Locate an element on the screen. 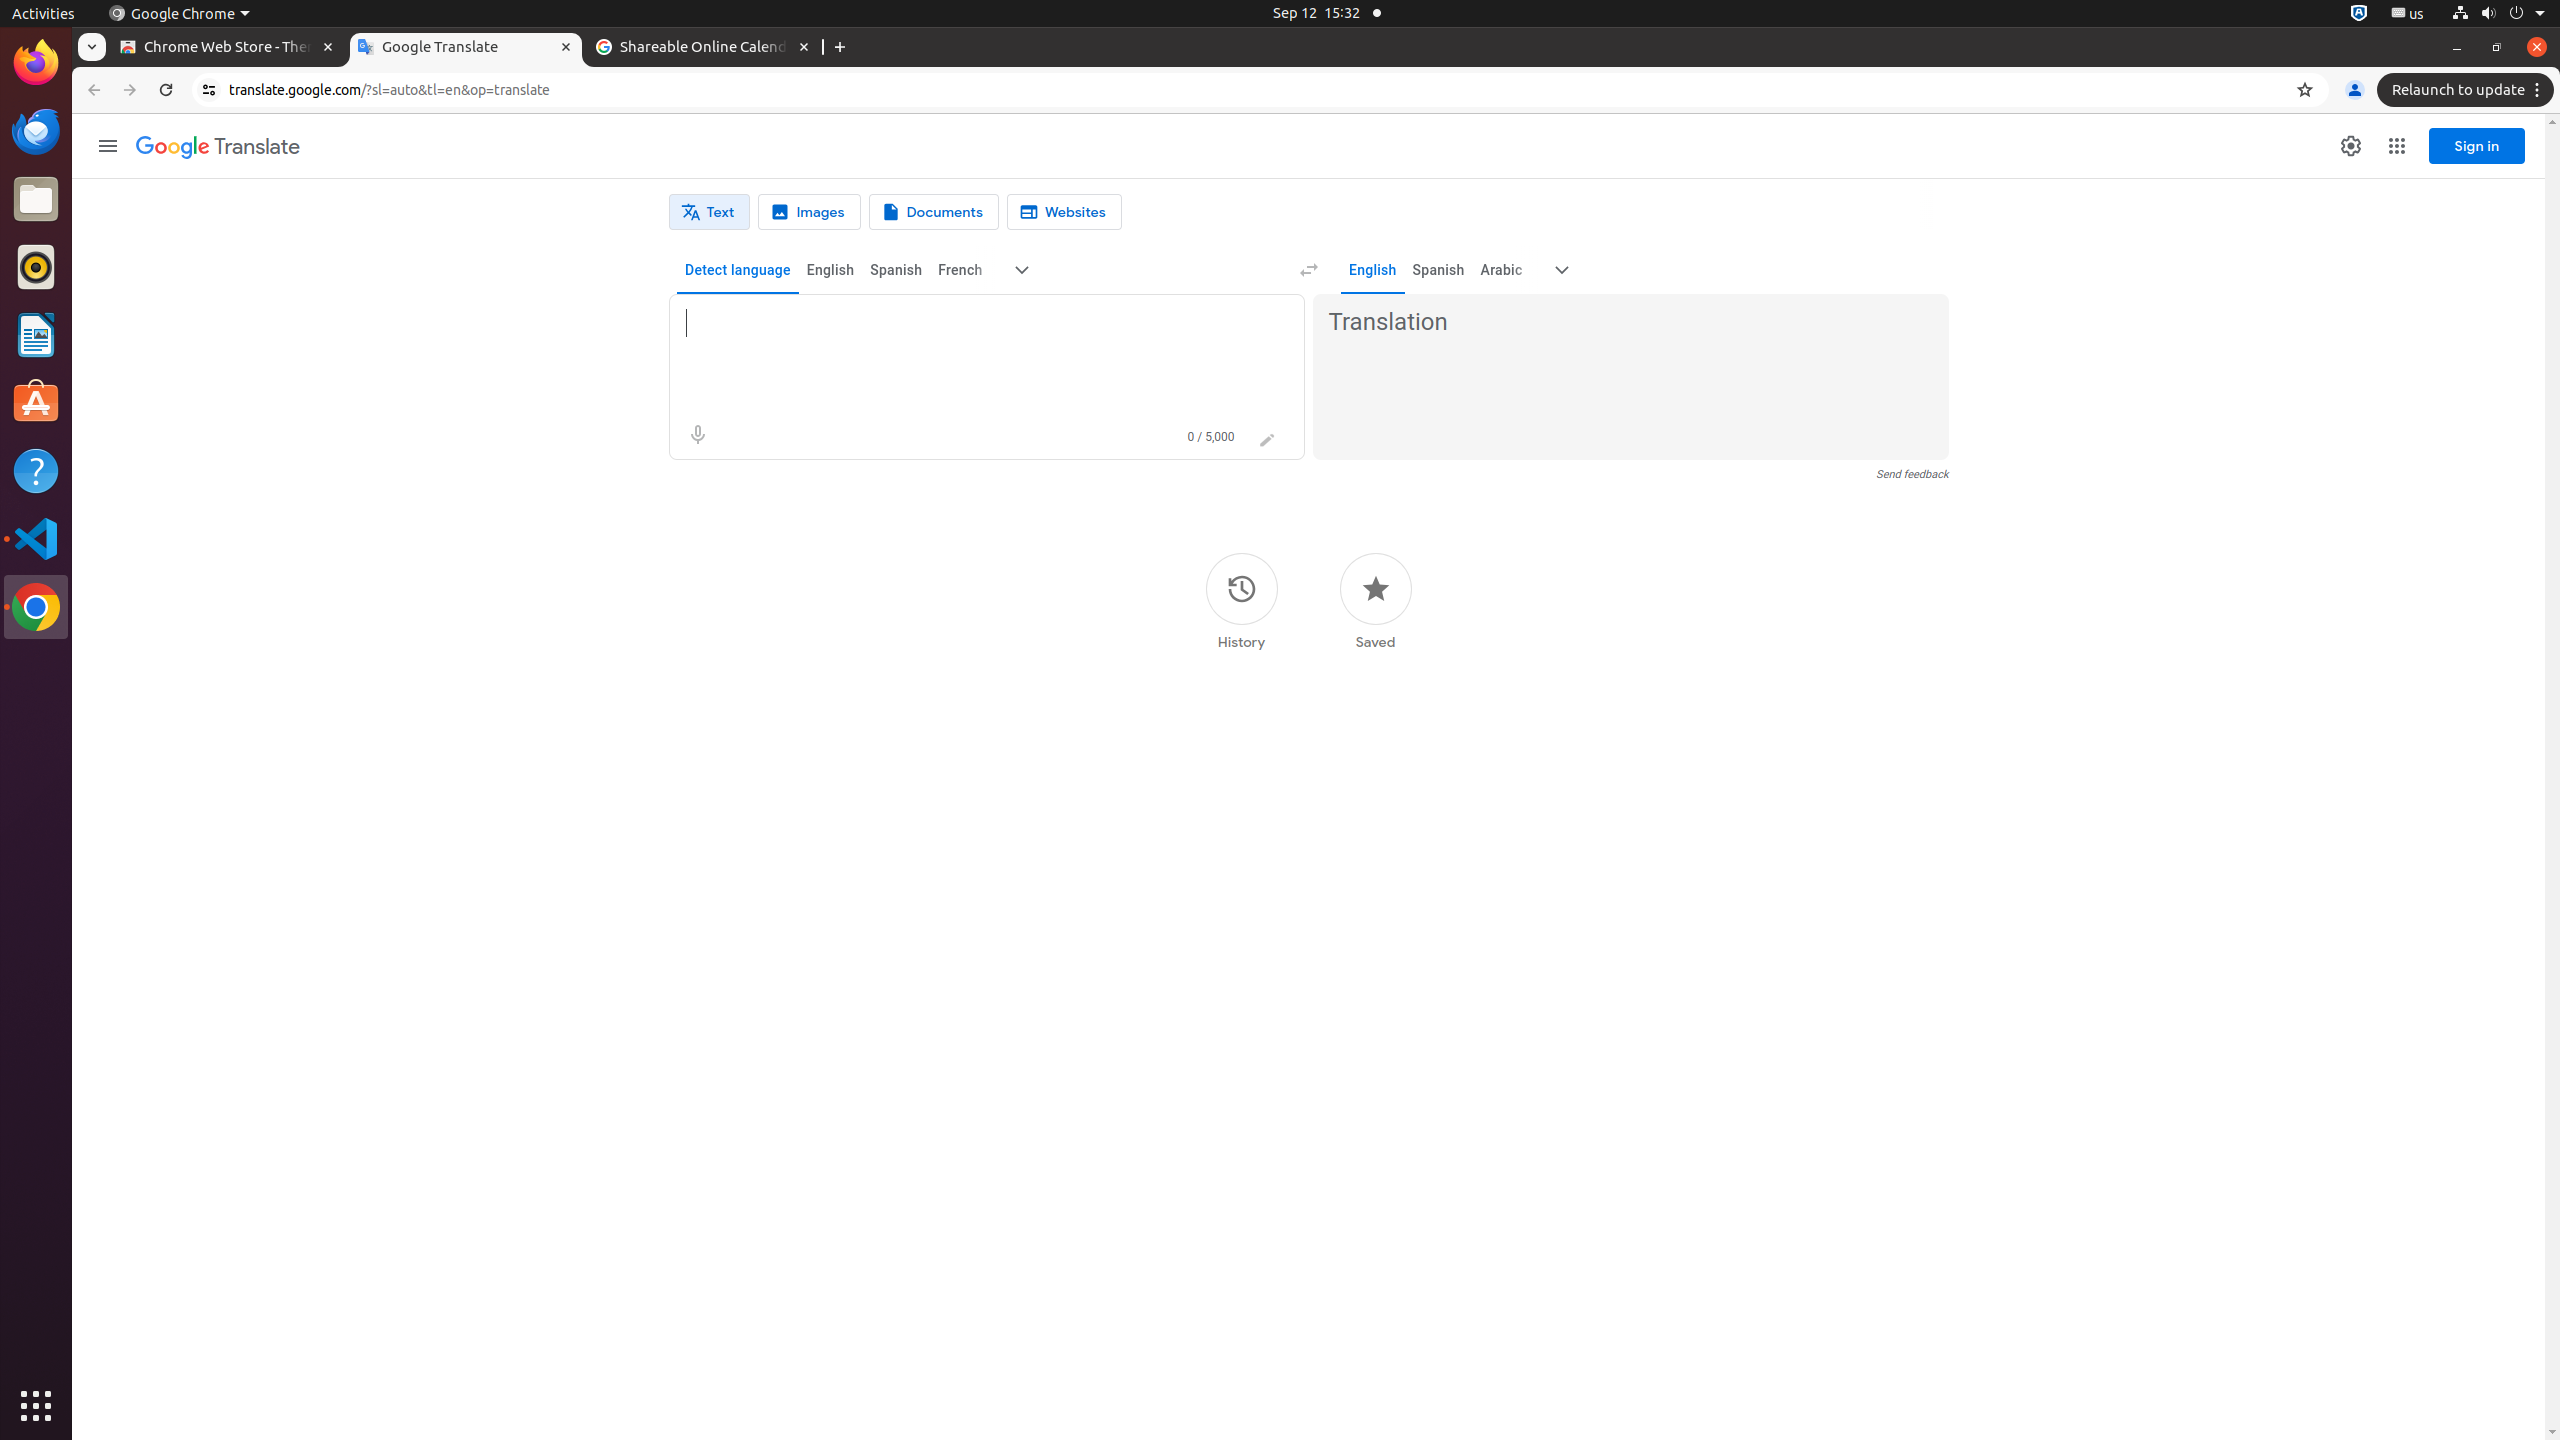 The height and width of the screenshot is (1440, 2560). 'Translate by voice' is located at coordinates (697, 434).